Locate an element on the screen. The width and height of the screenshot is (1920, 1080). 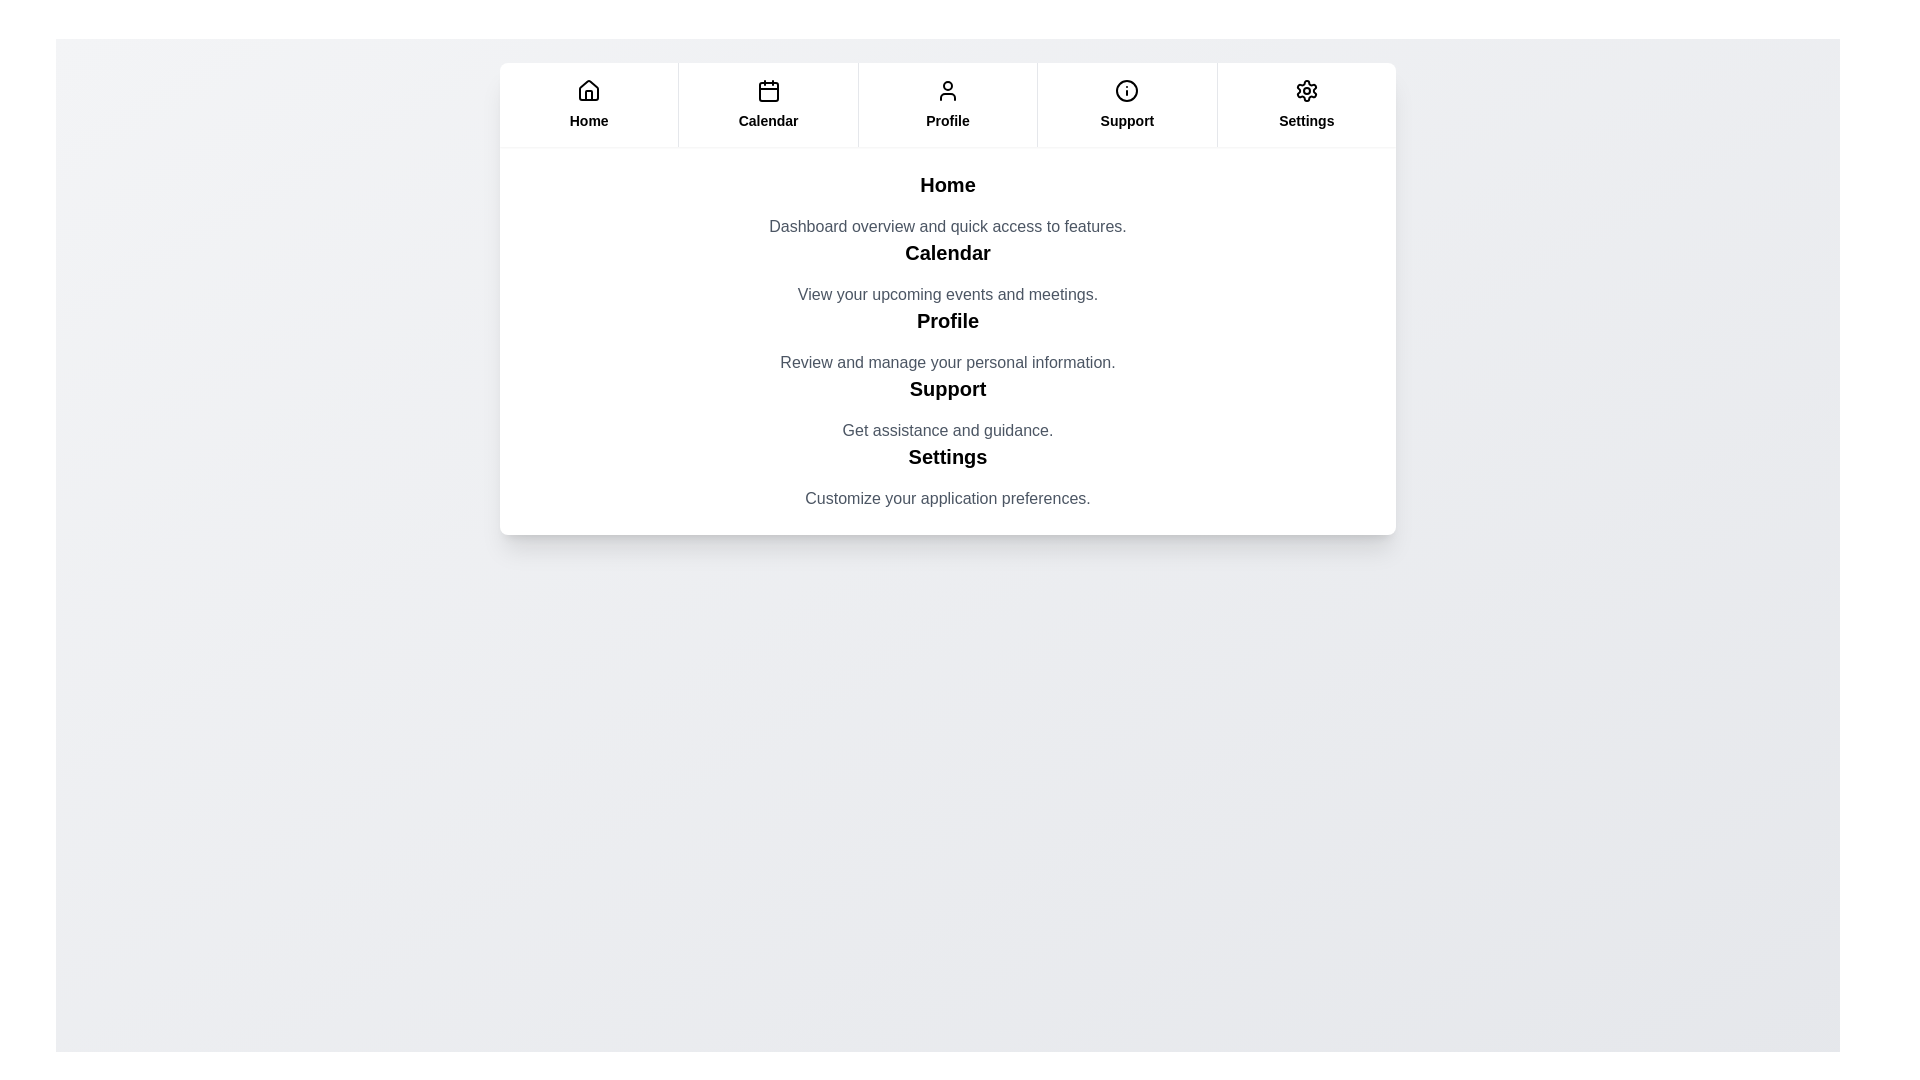
'Settings' text label located underneath the settings gear icon in the top navigation area is located at coordinates (1306, 120).